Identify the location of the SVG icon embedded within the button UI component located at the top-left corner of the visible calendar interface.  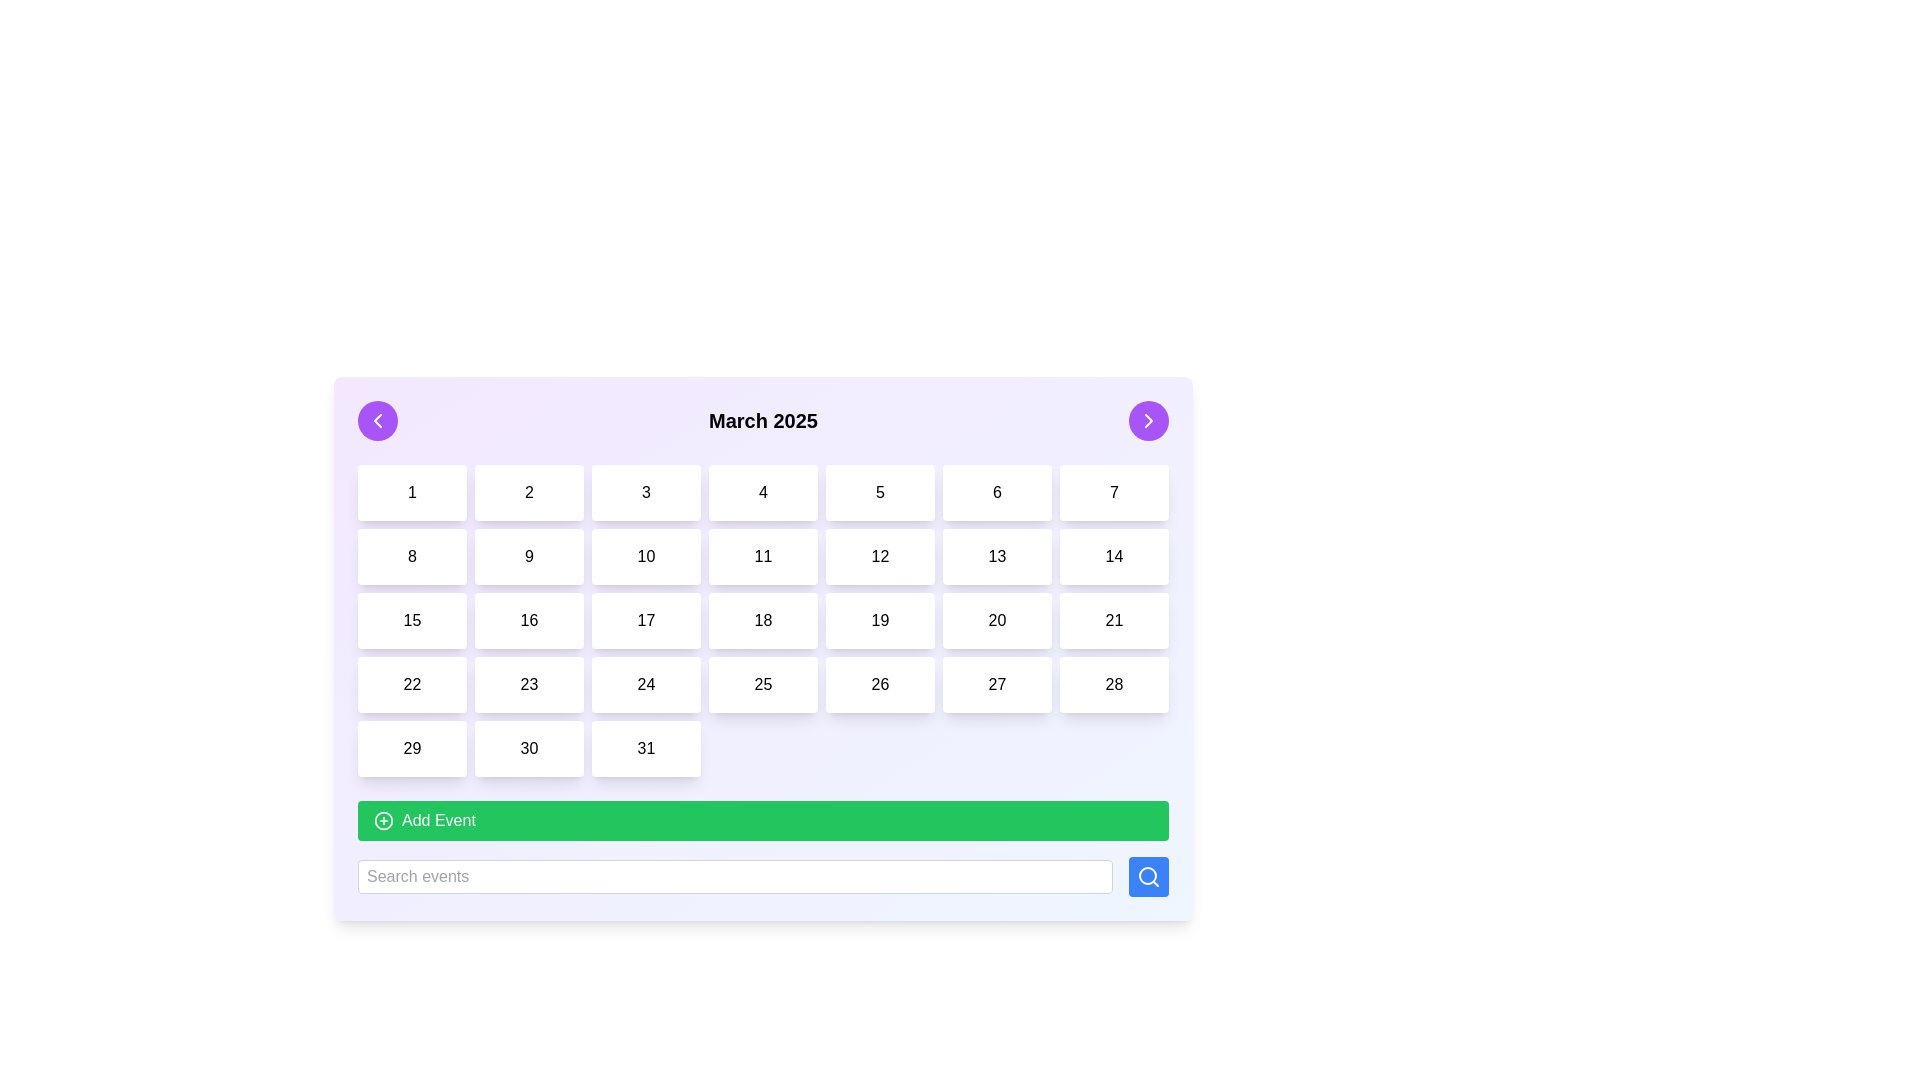
(378, 419).